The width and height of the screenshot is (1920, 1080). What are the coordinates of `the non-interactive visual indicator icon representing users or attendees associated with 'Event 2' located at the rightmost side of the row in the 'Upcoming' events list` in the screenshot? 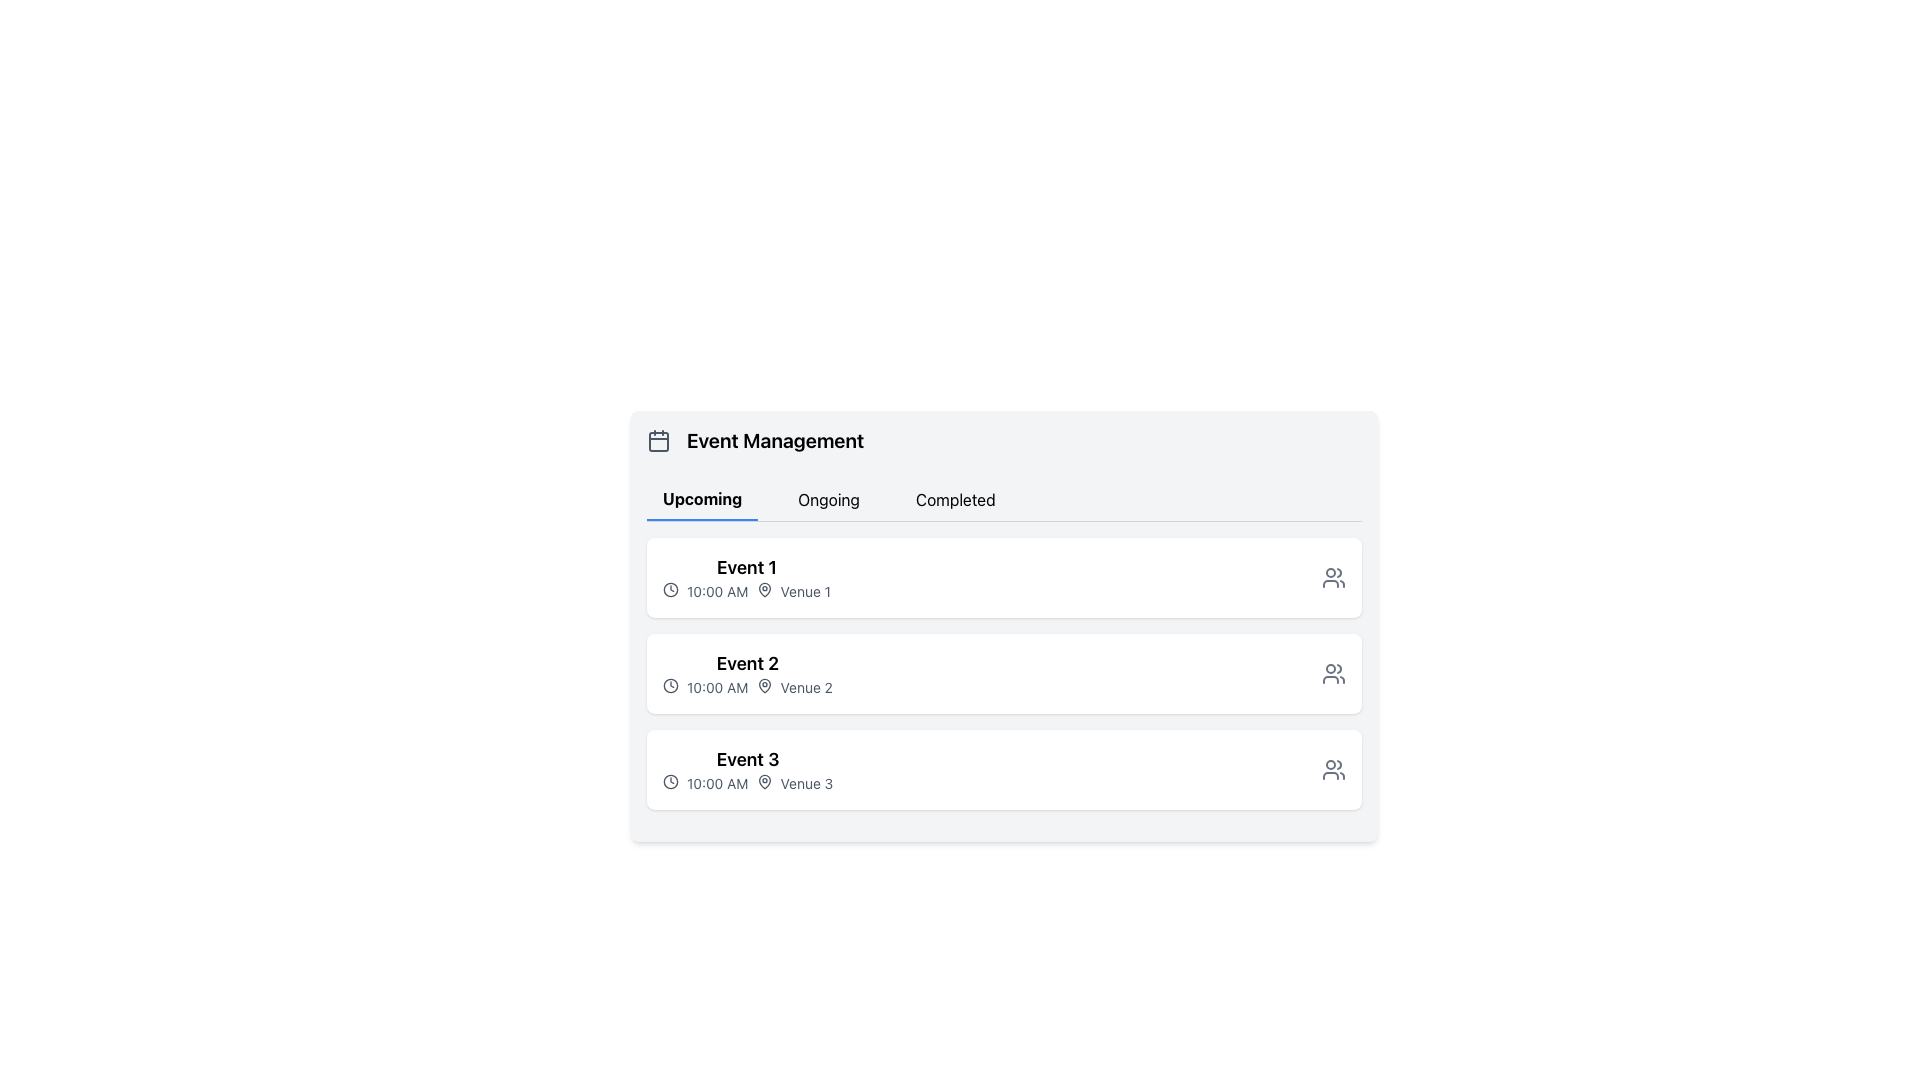 It's located at (1334, 674).